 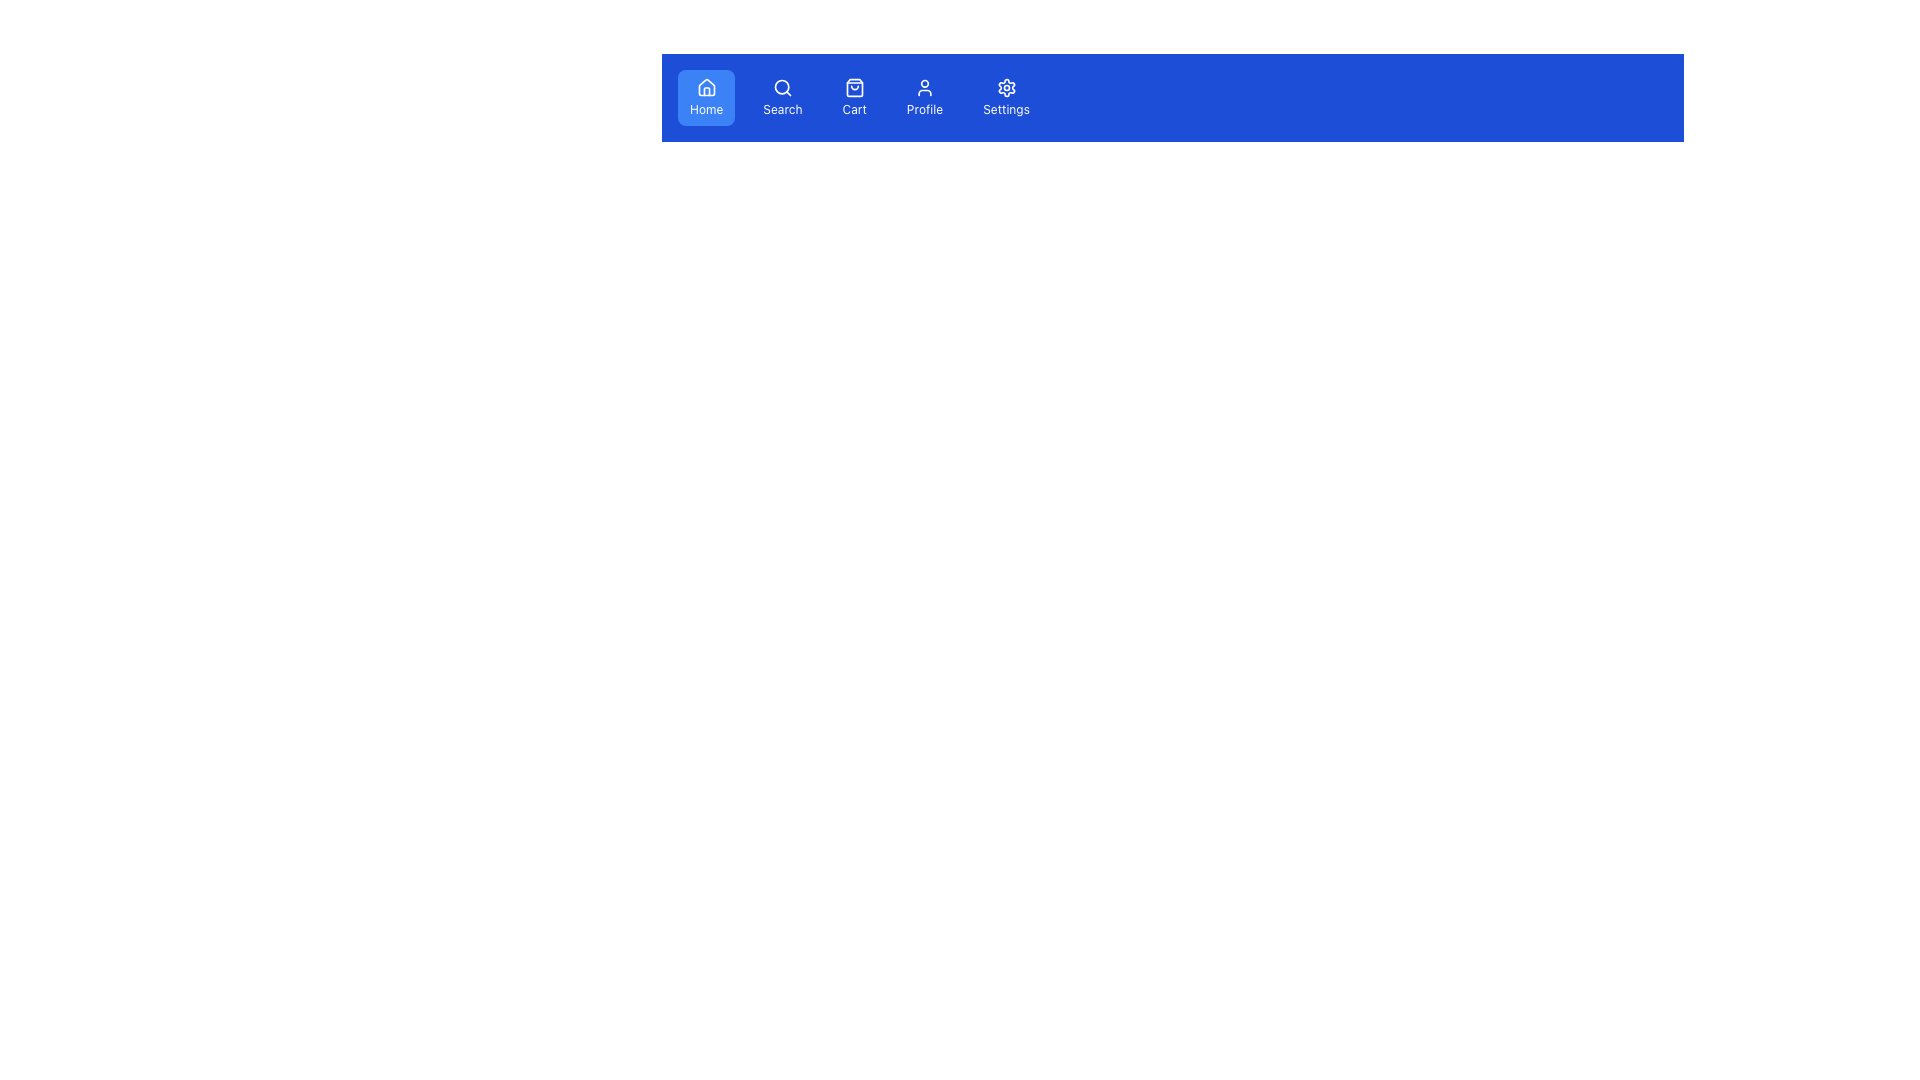 What do you see at coordinates (854, 87) in the screenshot?
I see `the shopping bag icon located in the top navigation bar` at bounding box center [854, 87].